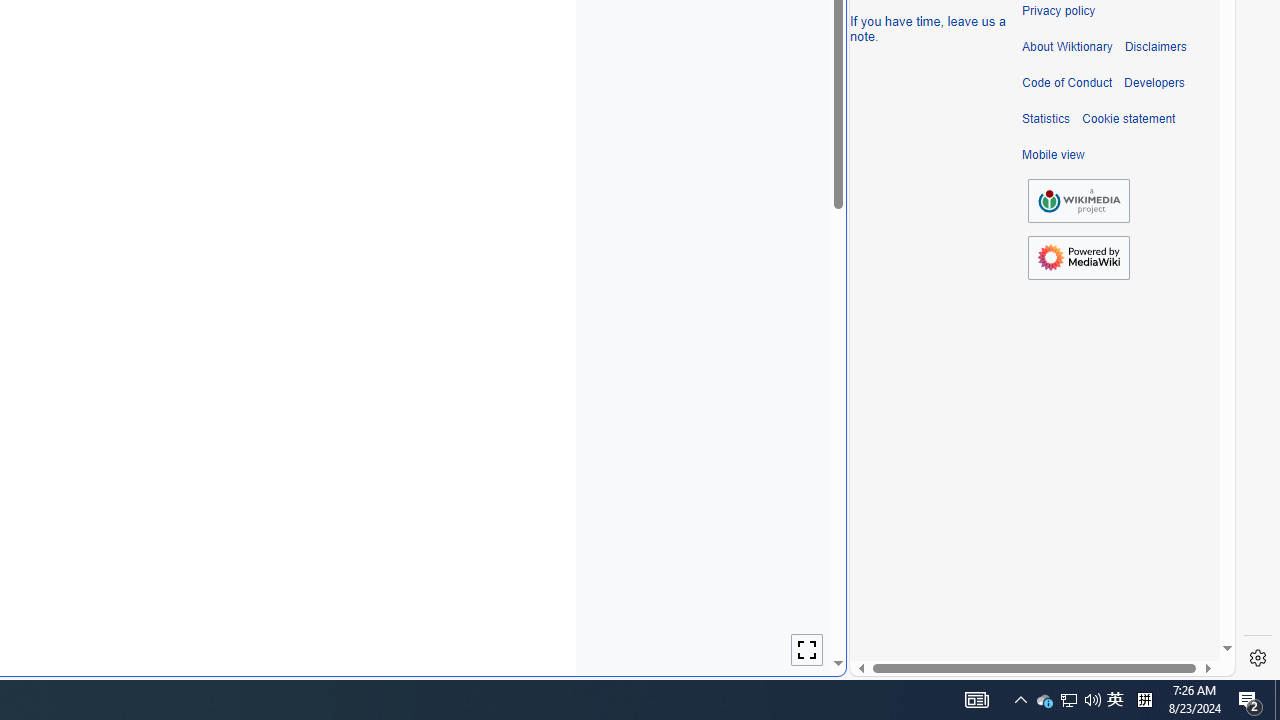 The image size is (1280, 720). What do you see at coordinates (927, 28) in the screenshot?
I see `'If you have time, leave us a note.'` at bounding box center [927, 28].